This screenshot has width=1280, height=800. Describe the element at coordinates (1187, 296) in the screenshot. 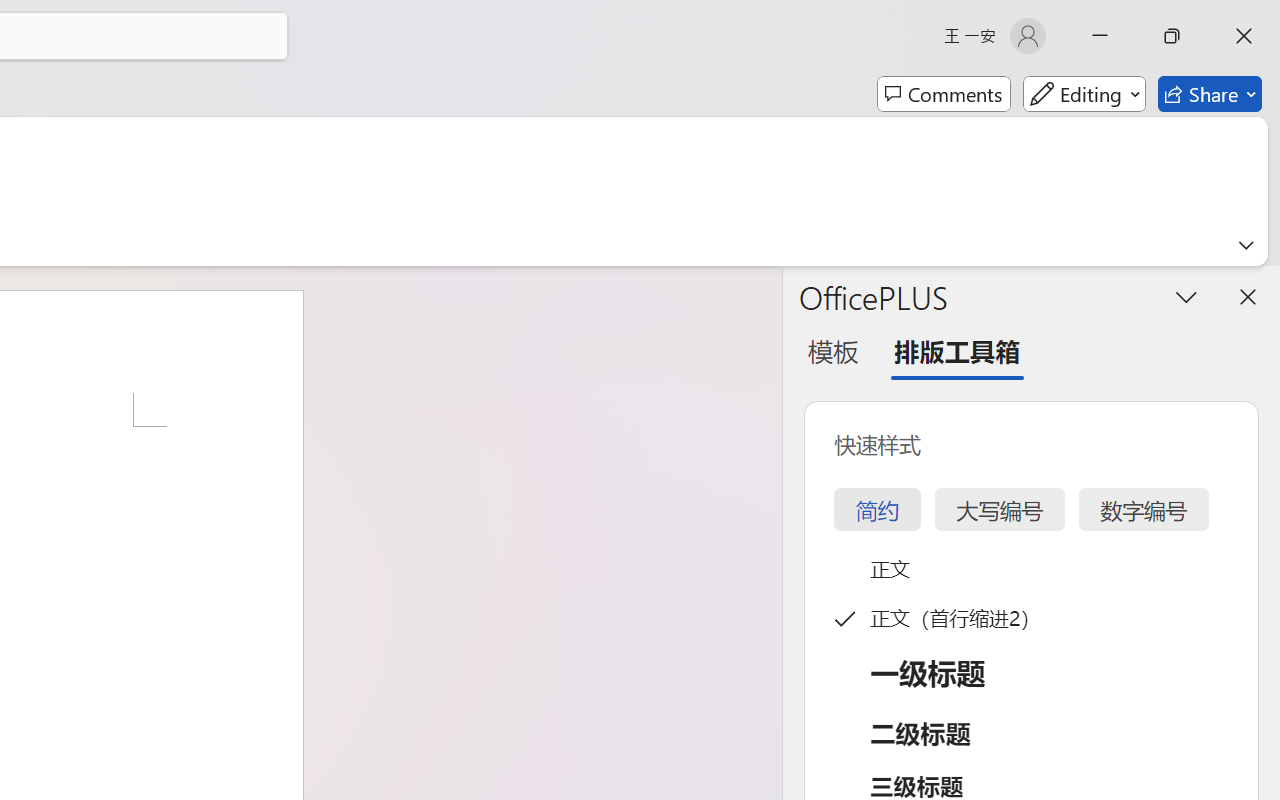

I see `'Task Pane Options'` at that location.